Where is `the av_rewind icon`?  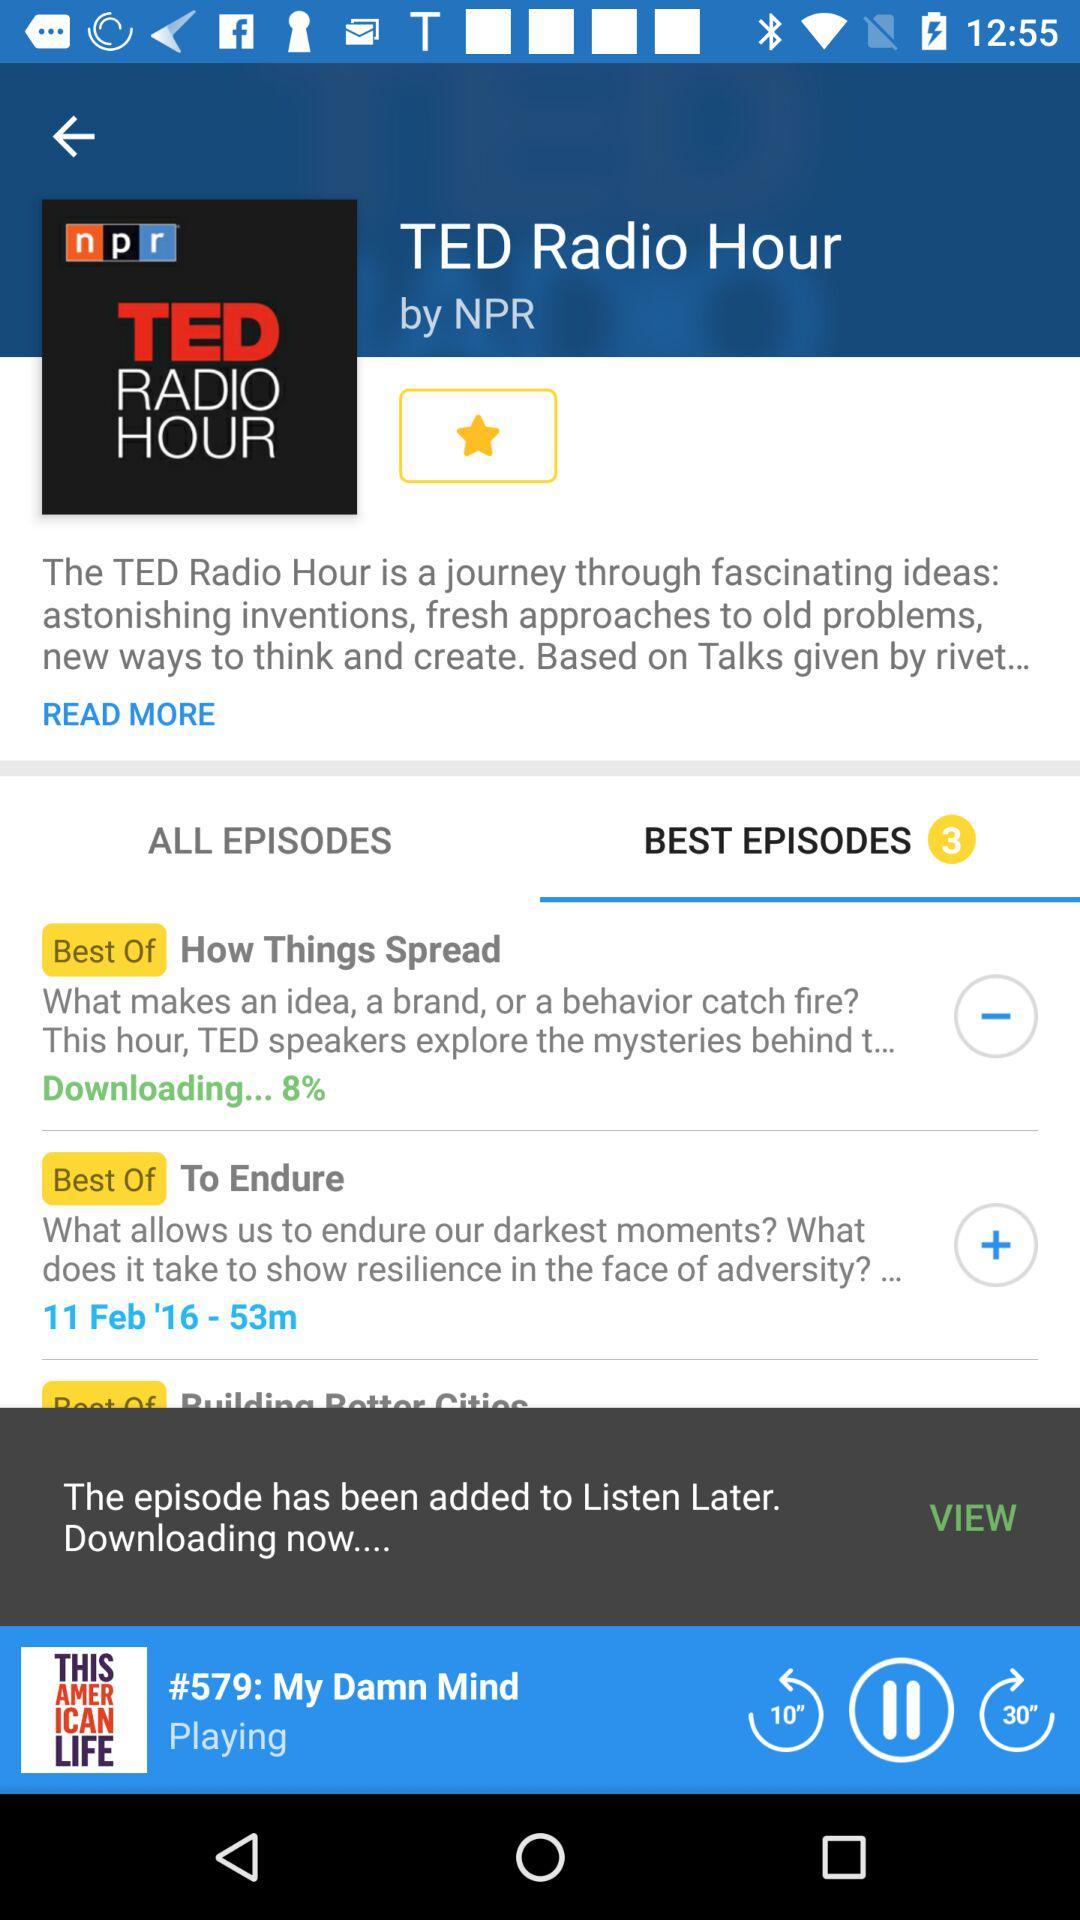 the av_rewind icon is located at coordinates (785, 1708).